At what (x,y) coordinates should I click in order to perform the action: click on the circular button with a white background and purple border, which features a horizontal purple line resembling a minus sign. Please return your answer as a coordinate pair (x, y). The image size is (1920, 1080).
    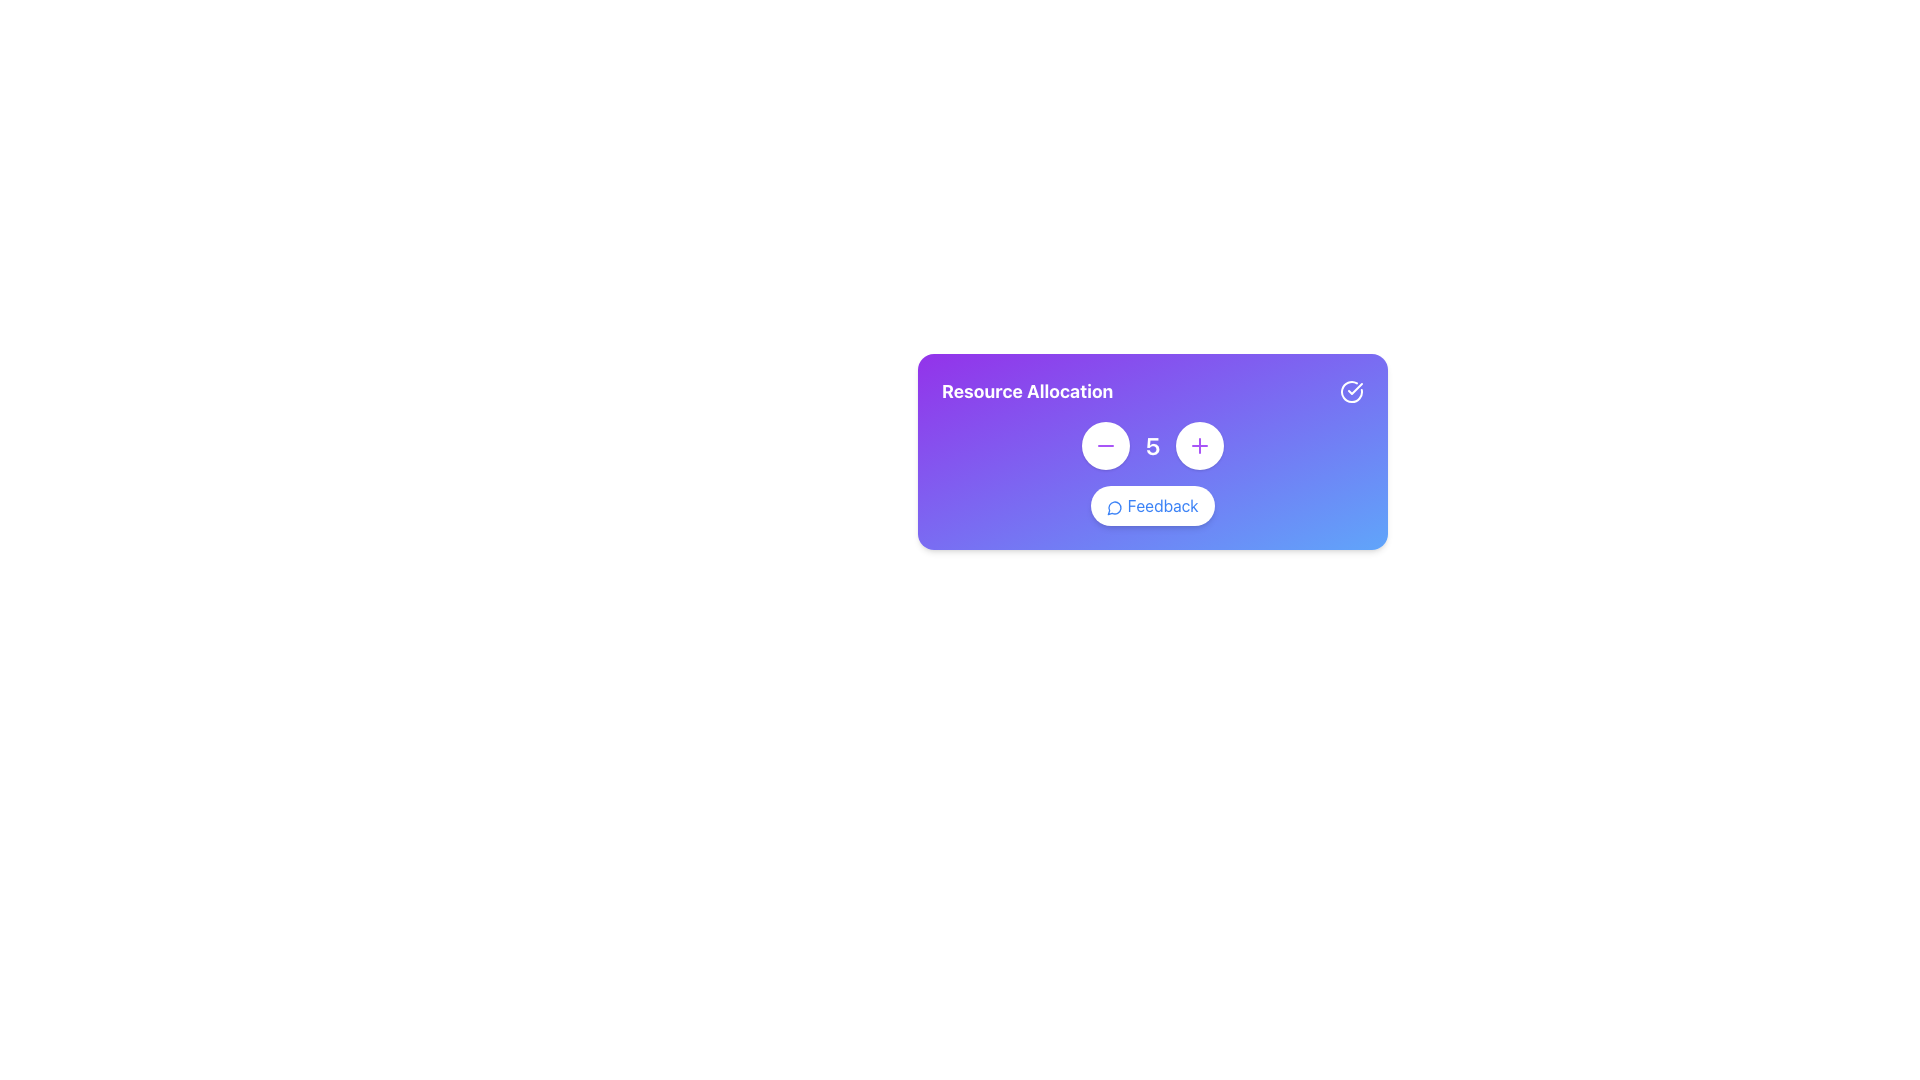
    Looking at the image, I should click on (1104, 445).